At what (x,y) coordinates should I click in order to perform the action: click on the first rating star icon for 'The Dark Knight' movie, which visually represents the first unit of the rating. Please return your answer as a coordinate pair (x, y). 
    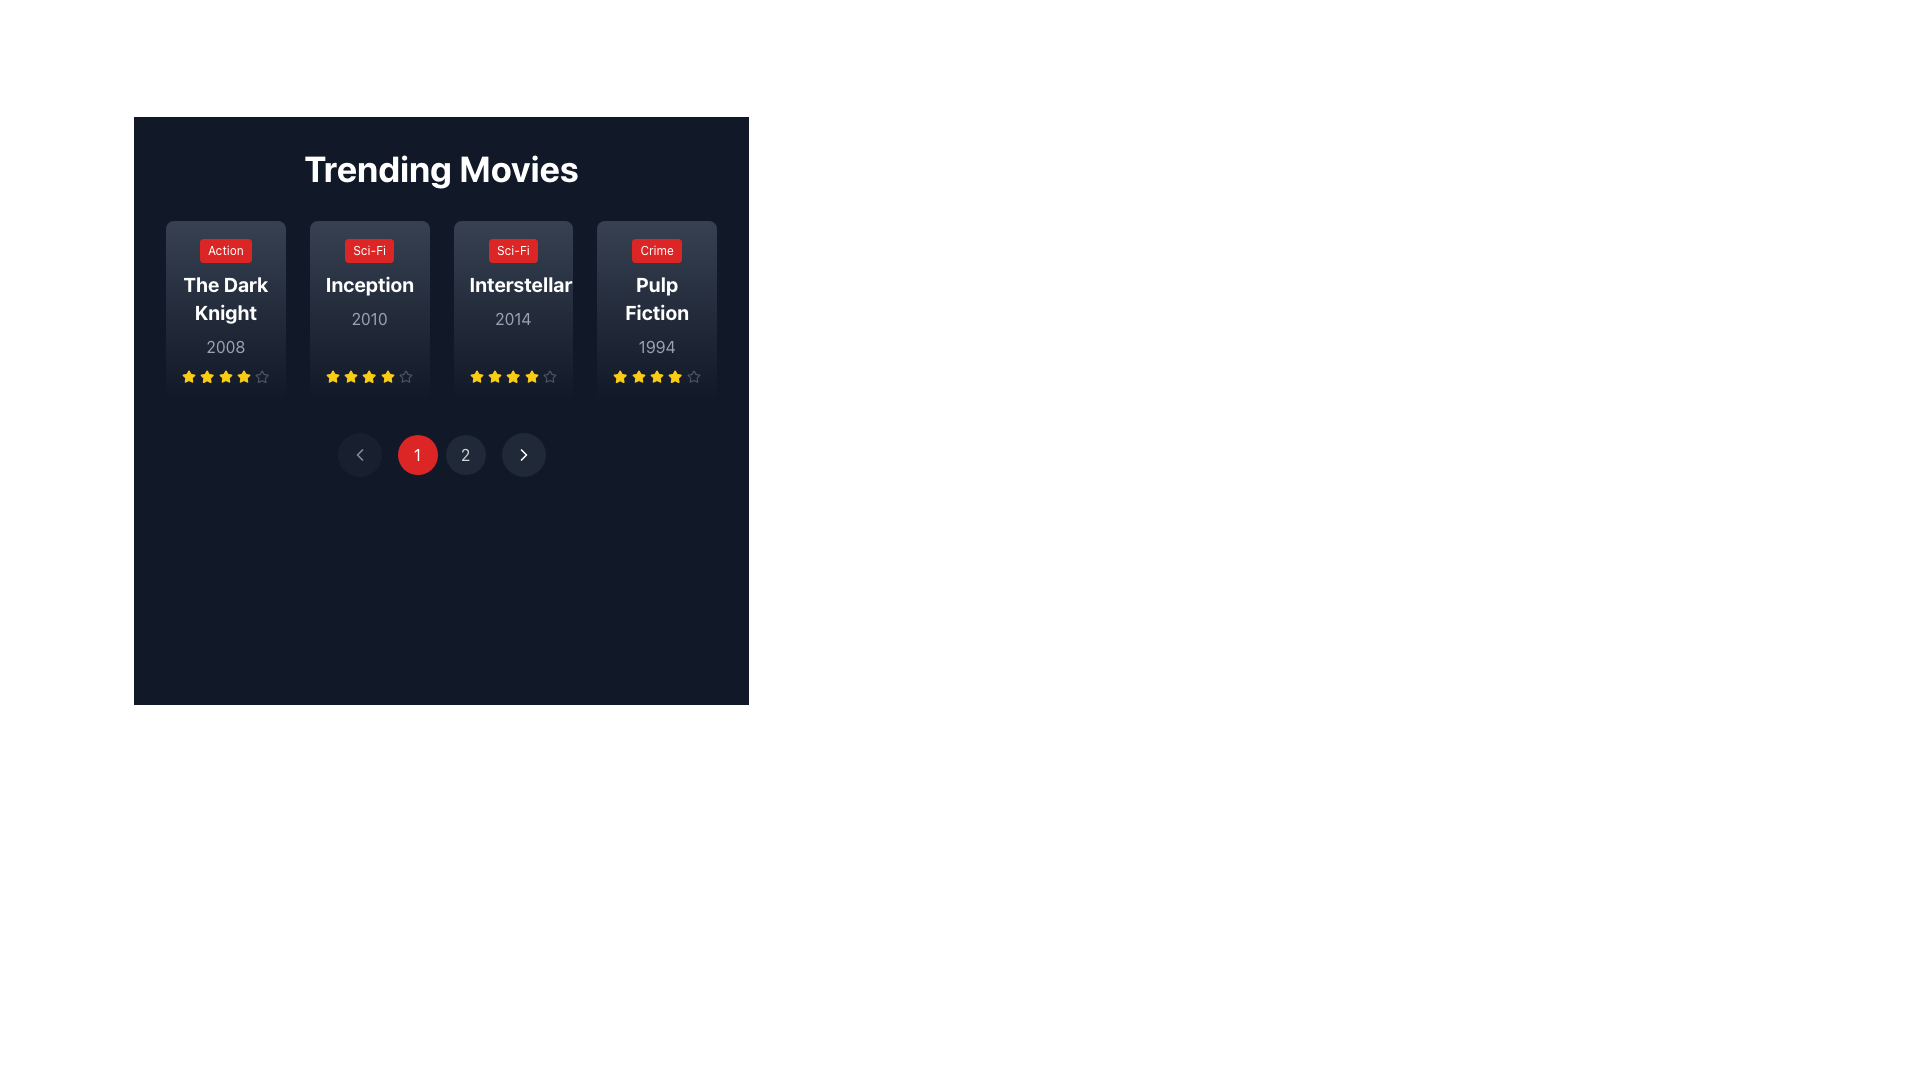
    Looking at the image, I should click on (207, 376).